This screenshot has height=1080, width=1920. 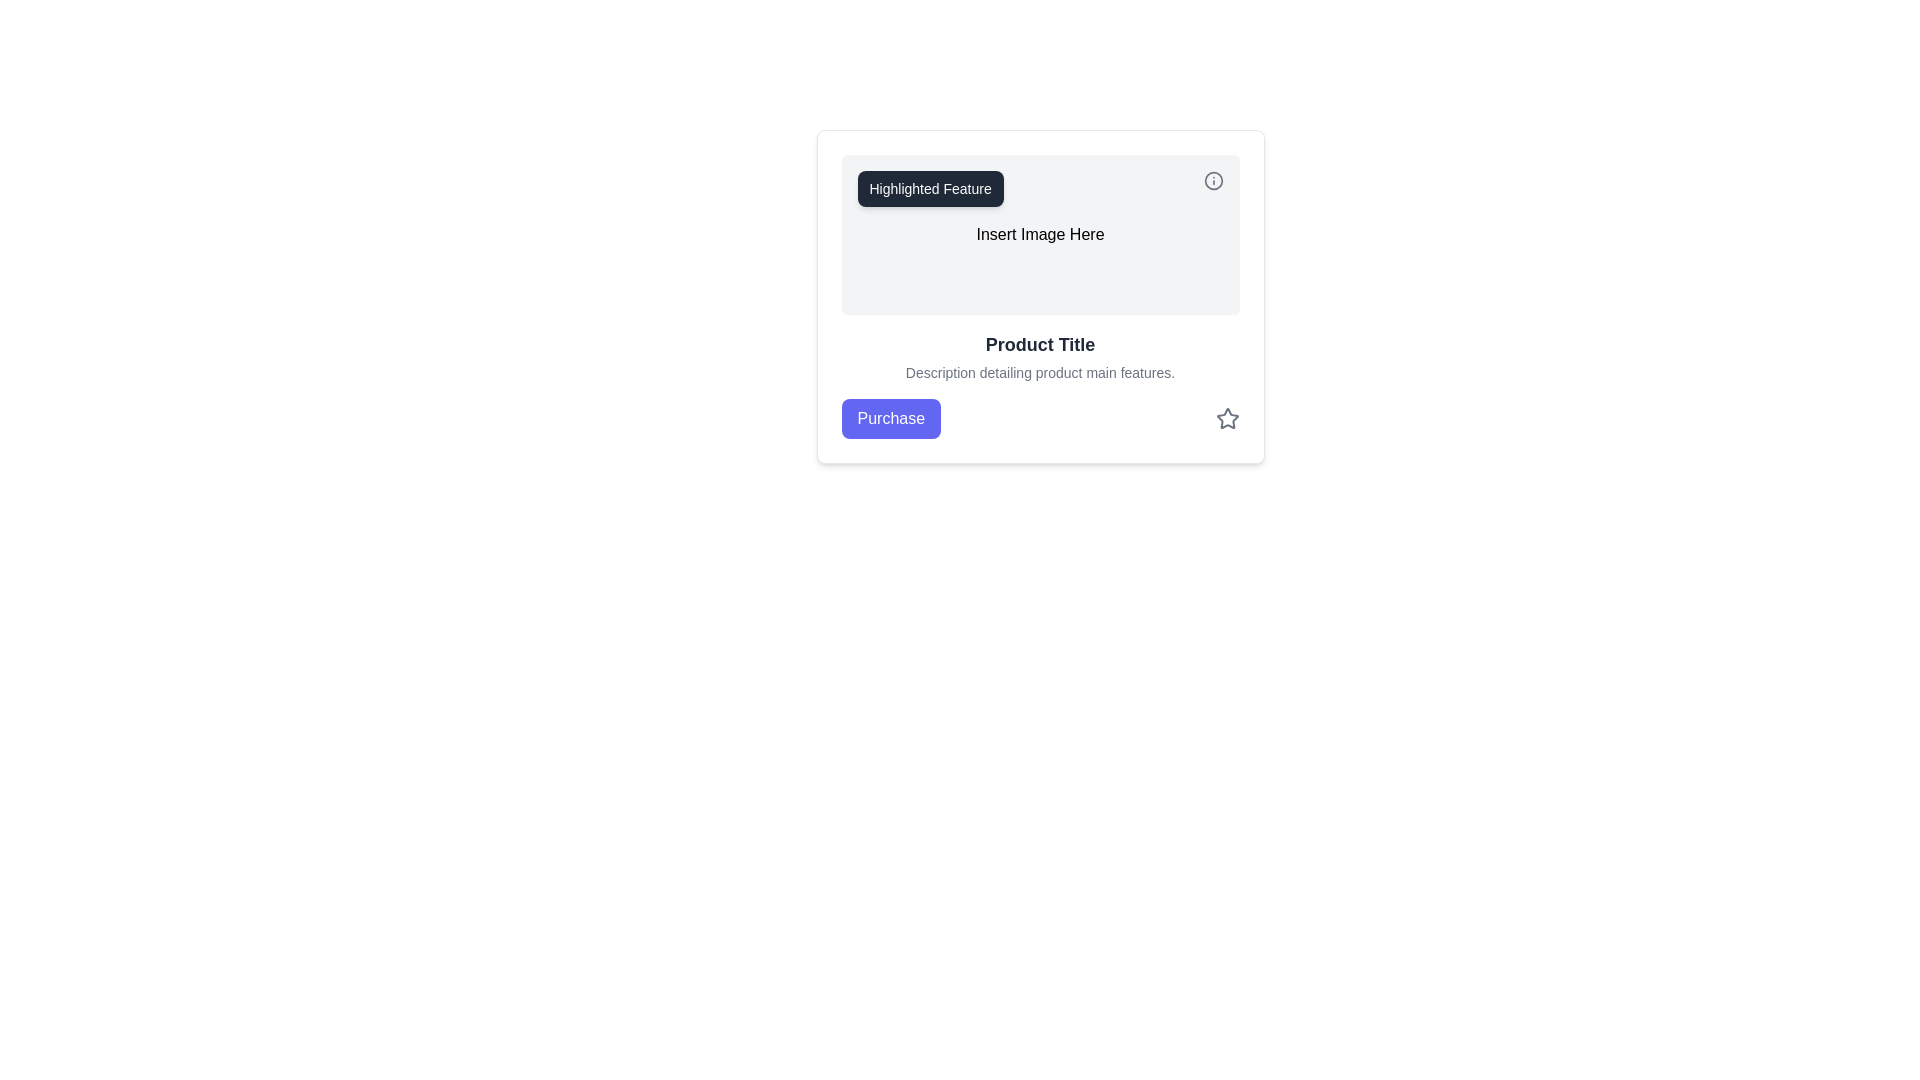 What do you see at coordinates (929, 189) in the screenshot?
I see `the small rectangular label with rounded corners and a dark gray background that contains the white text 'Highlighted Feature'` at bounding box center [929, 189].